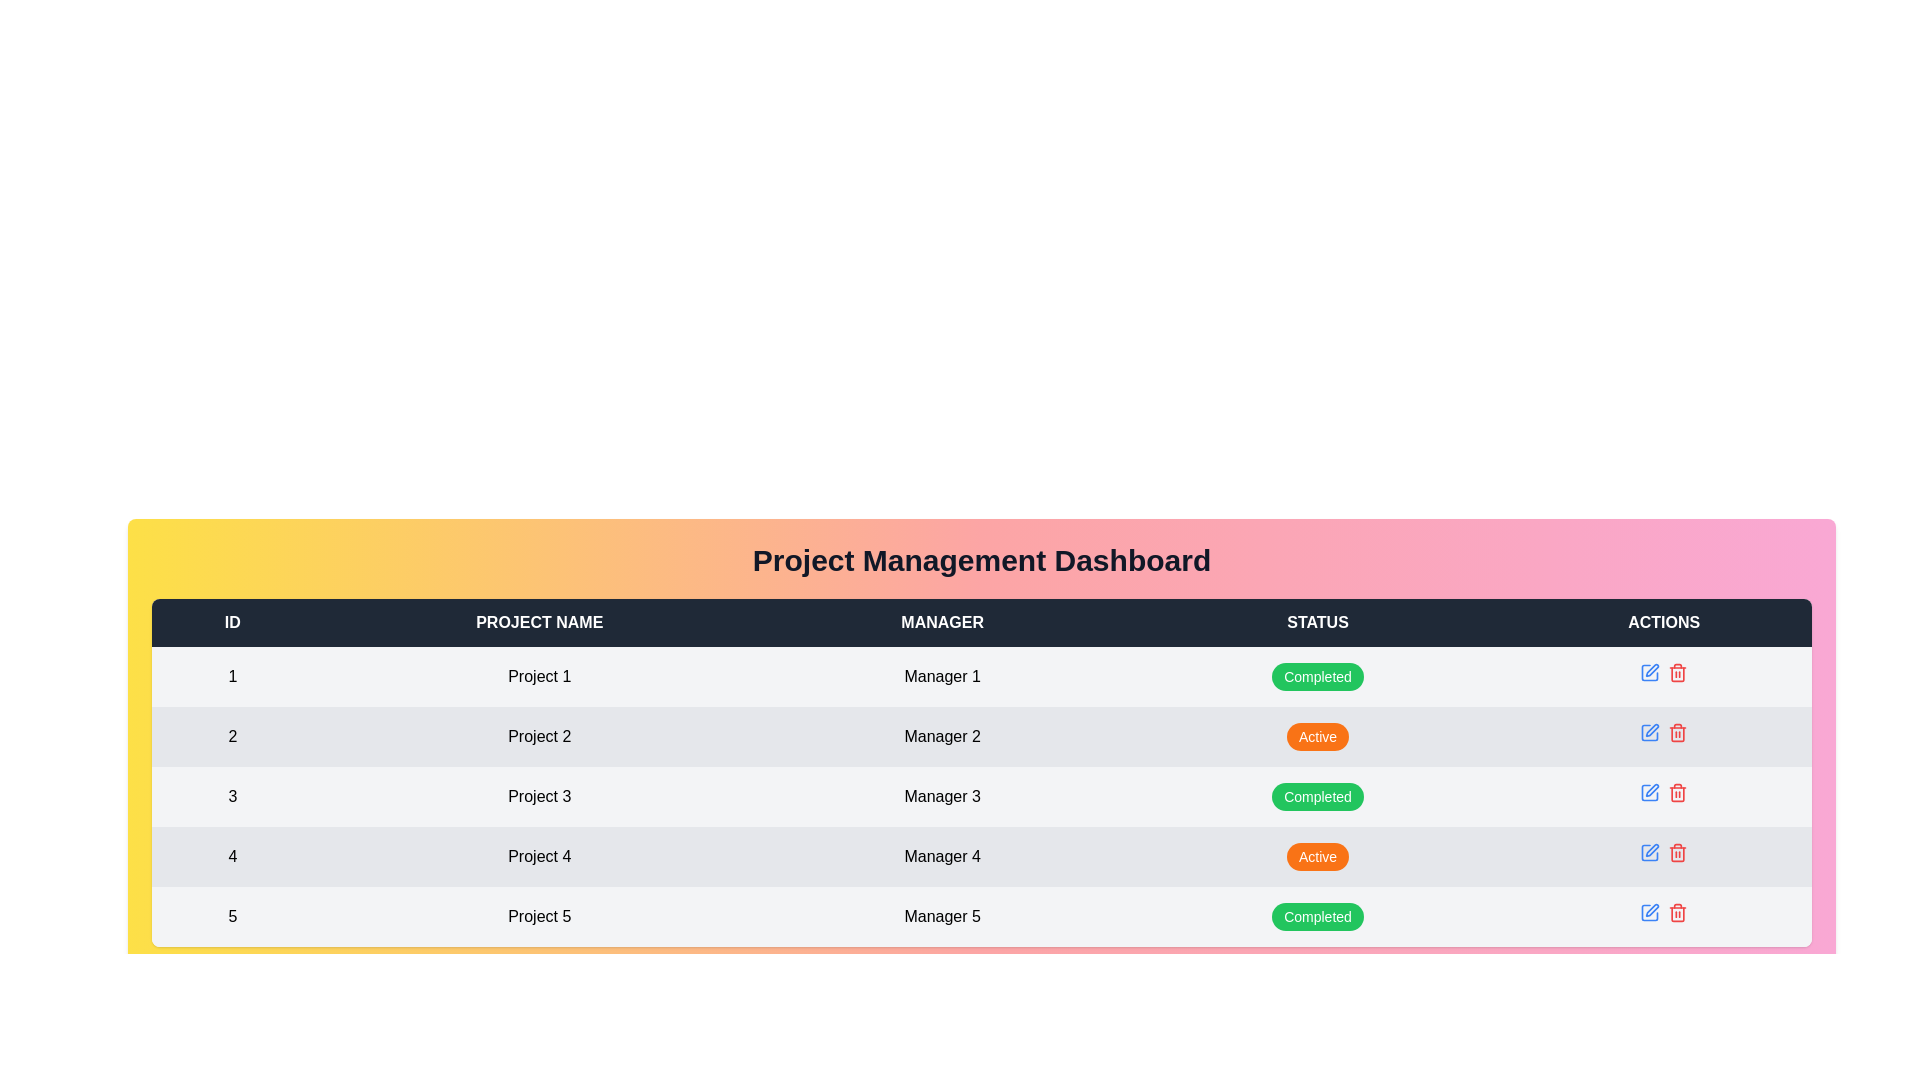 The width and height of the screenshot is (1920, 1080). I want to click on the text label displaying 'Project 3' in the 'Project Name' column, located in the second cell of the third row, so click(539, 796).